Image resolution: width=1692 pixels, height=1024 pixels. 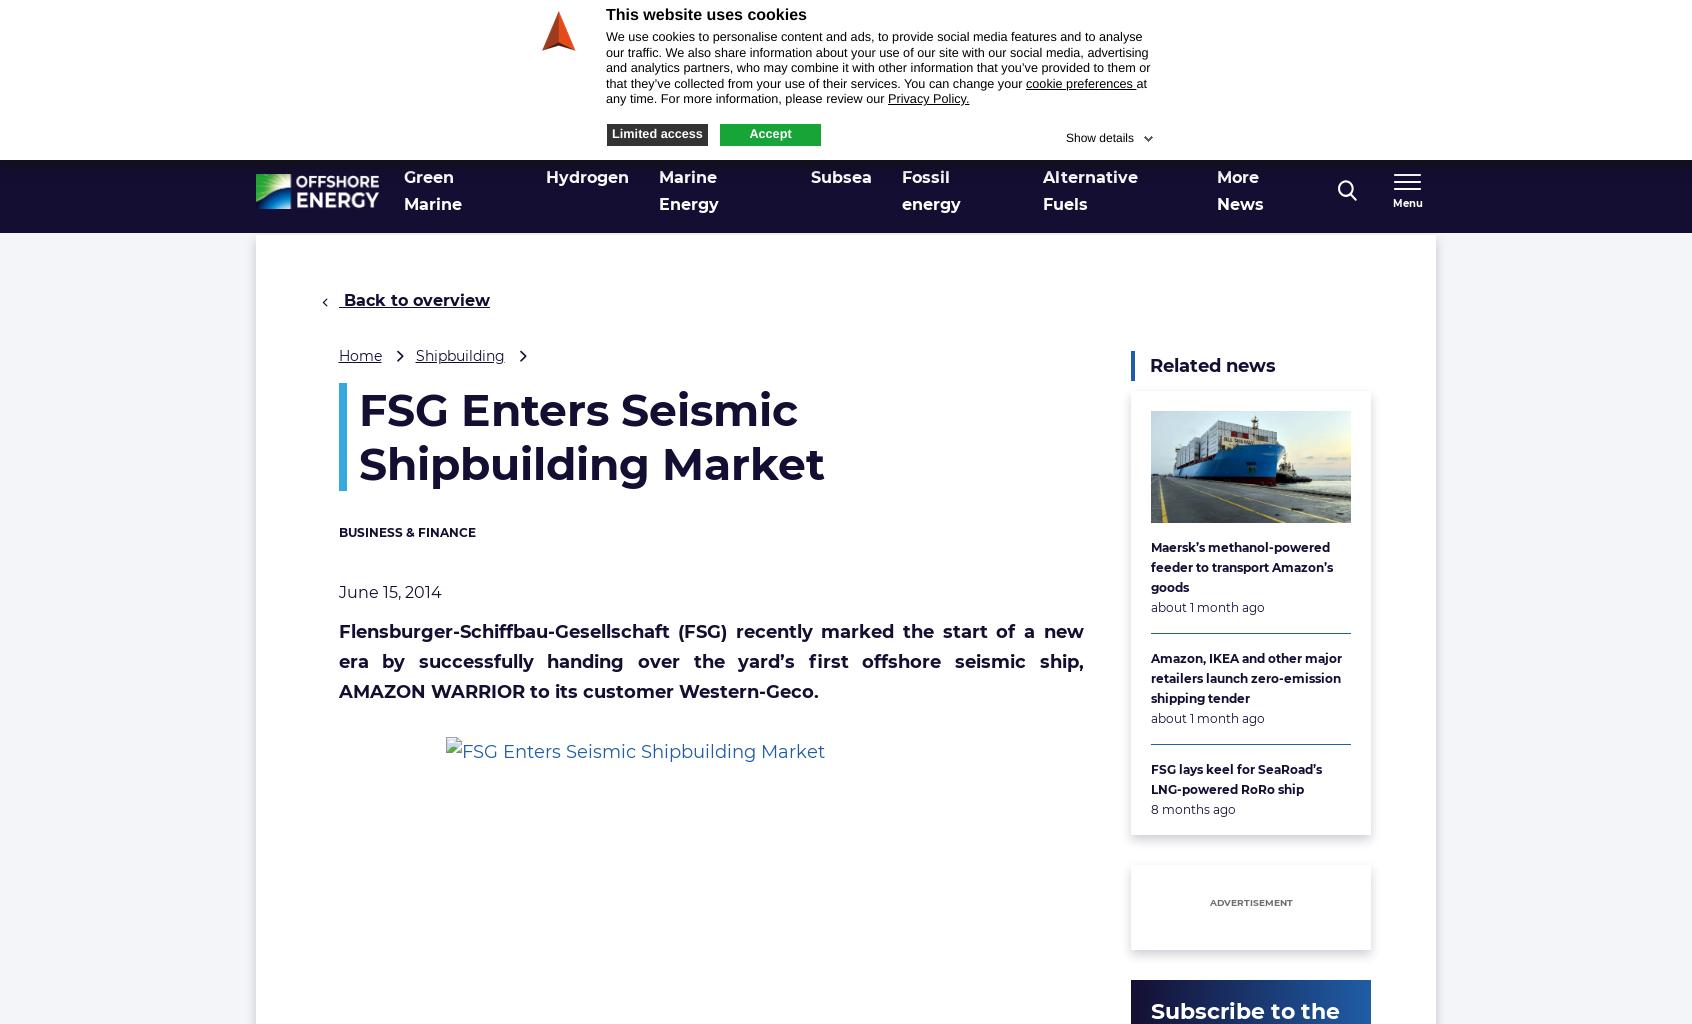 What do you see at coordinates (705, 15) in the screenshot?
I see `'This website uses cookies'` at bounding box center [705, 15].